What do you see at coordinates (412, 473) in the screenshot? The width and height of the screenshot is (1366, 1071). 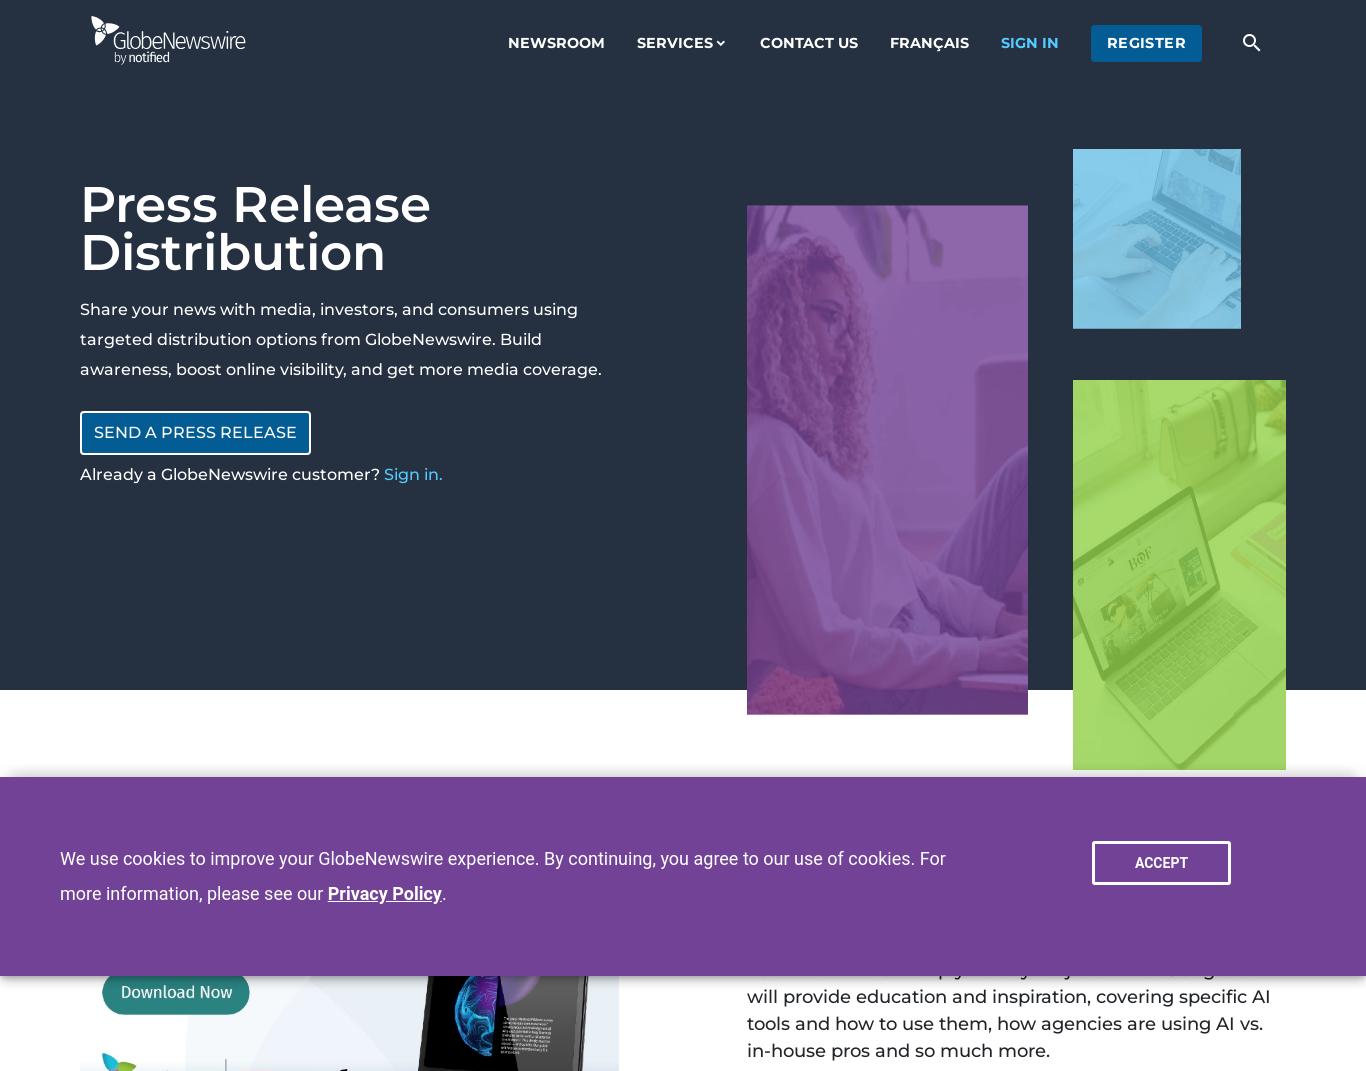 I see `'Sign in.'` at bounding box center [412, 473].